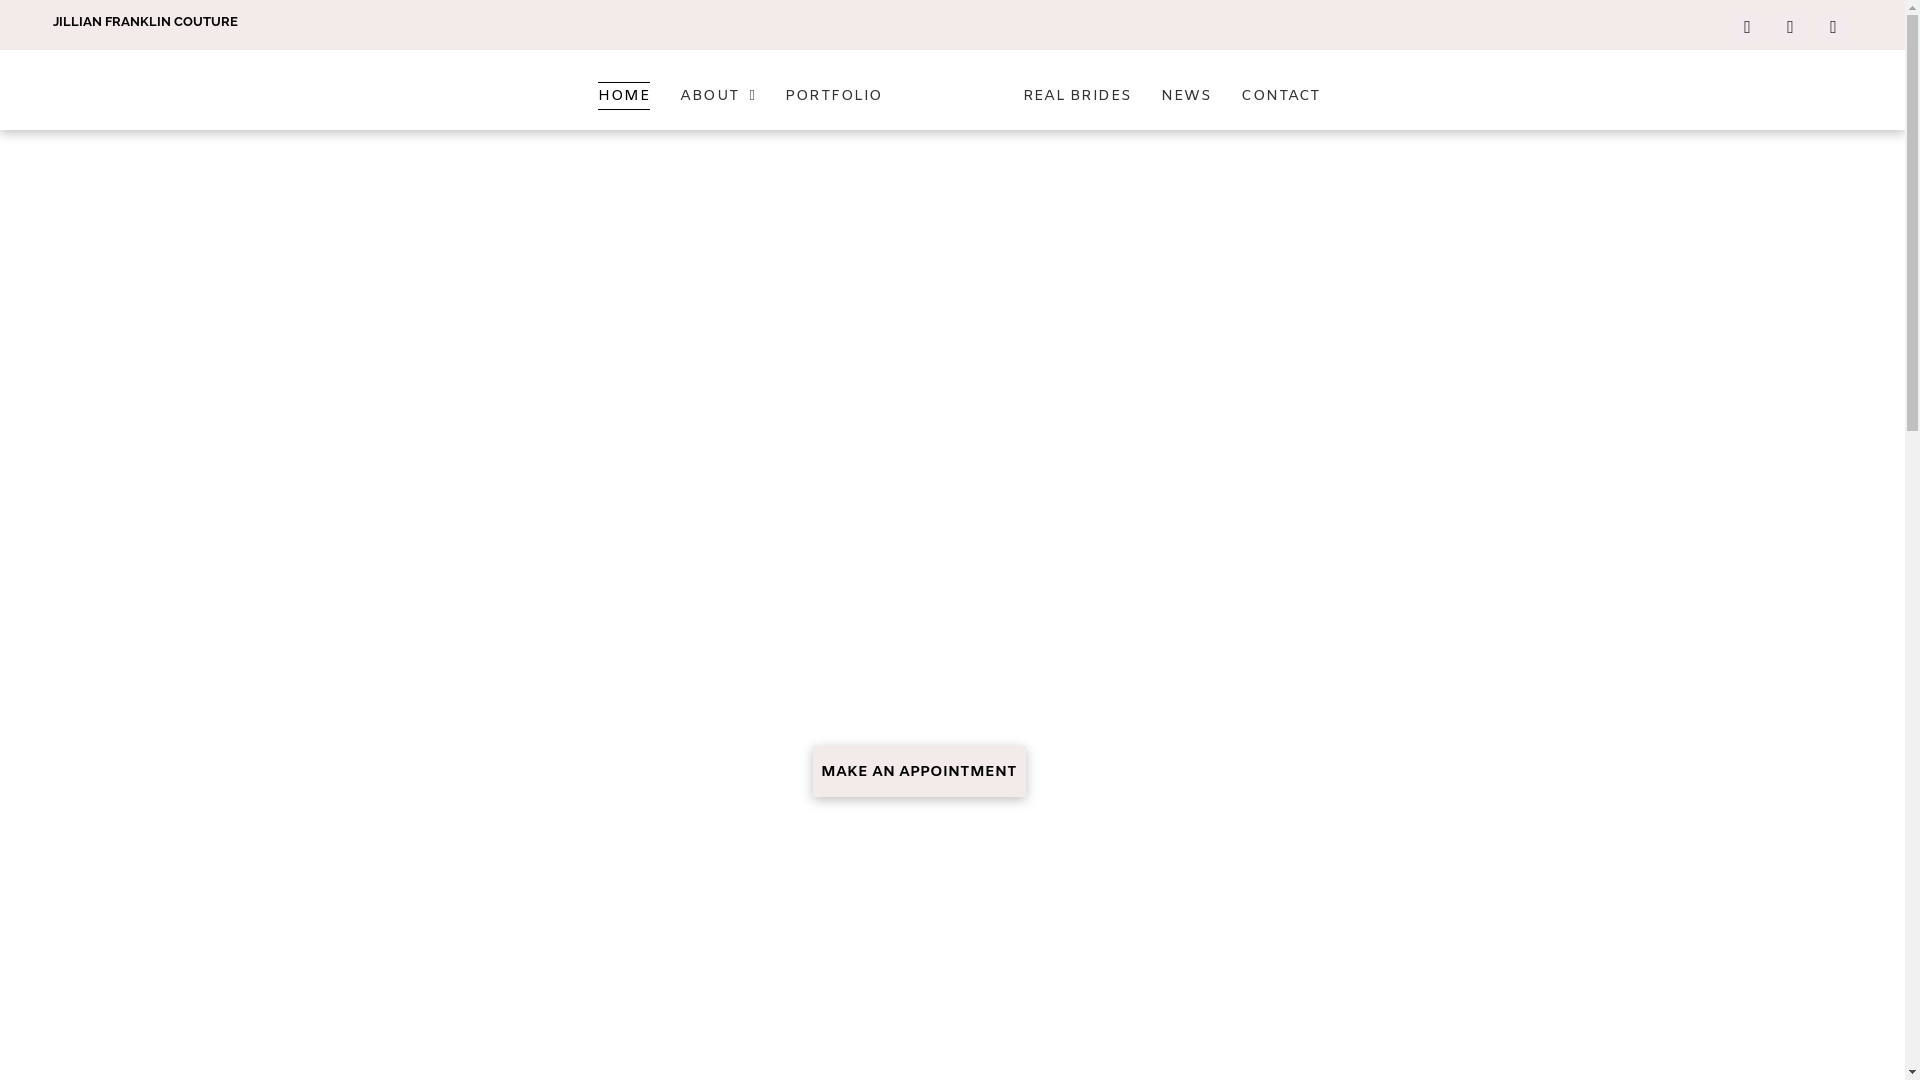  What do you see at coordinates (1280, 95) in the screenshot?
I see `'CONTACT'` at bounding box center [1280, 95].